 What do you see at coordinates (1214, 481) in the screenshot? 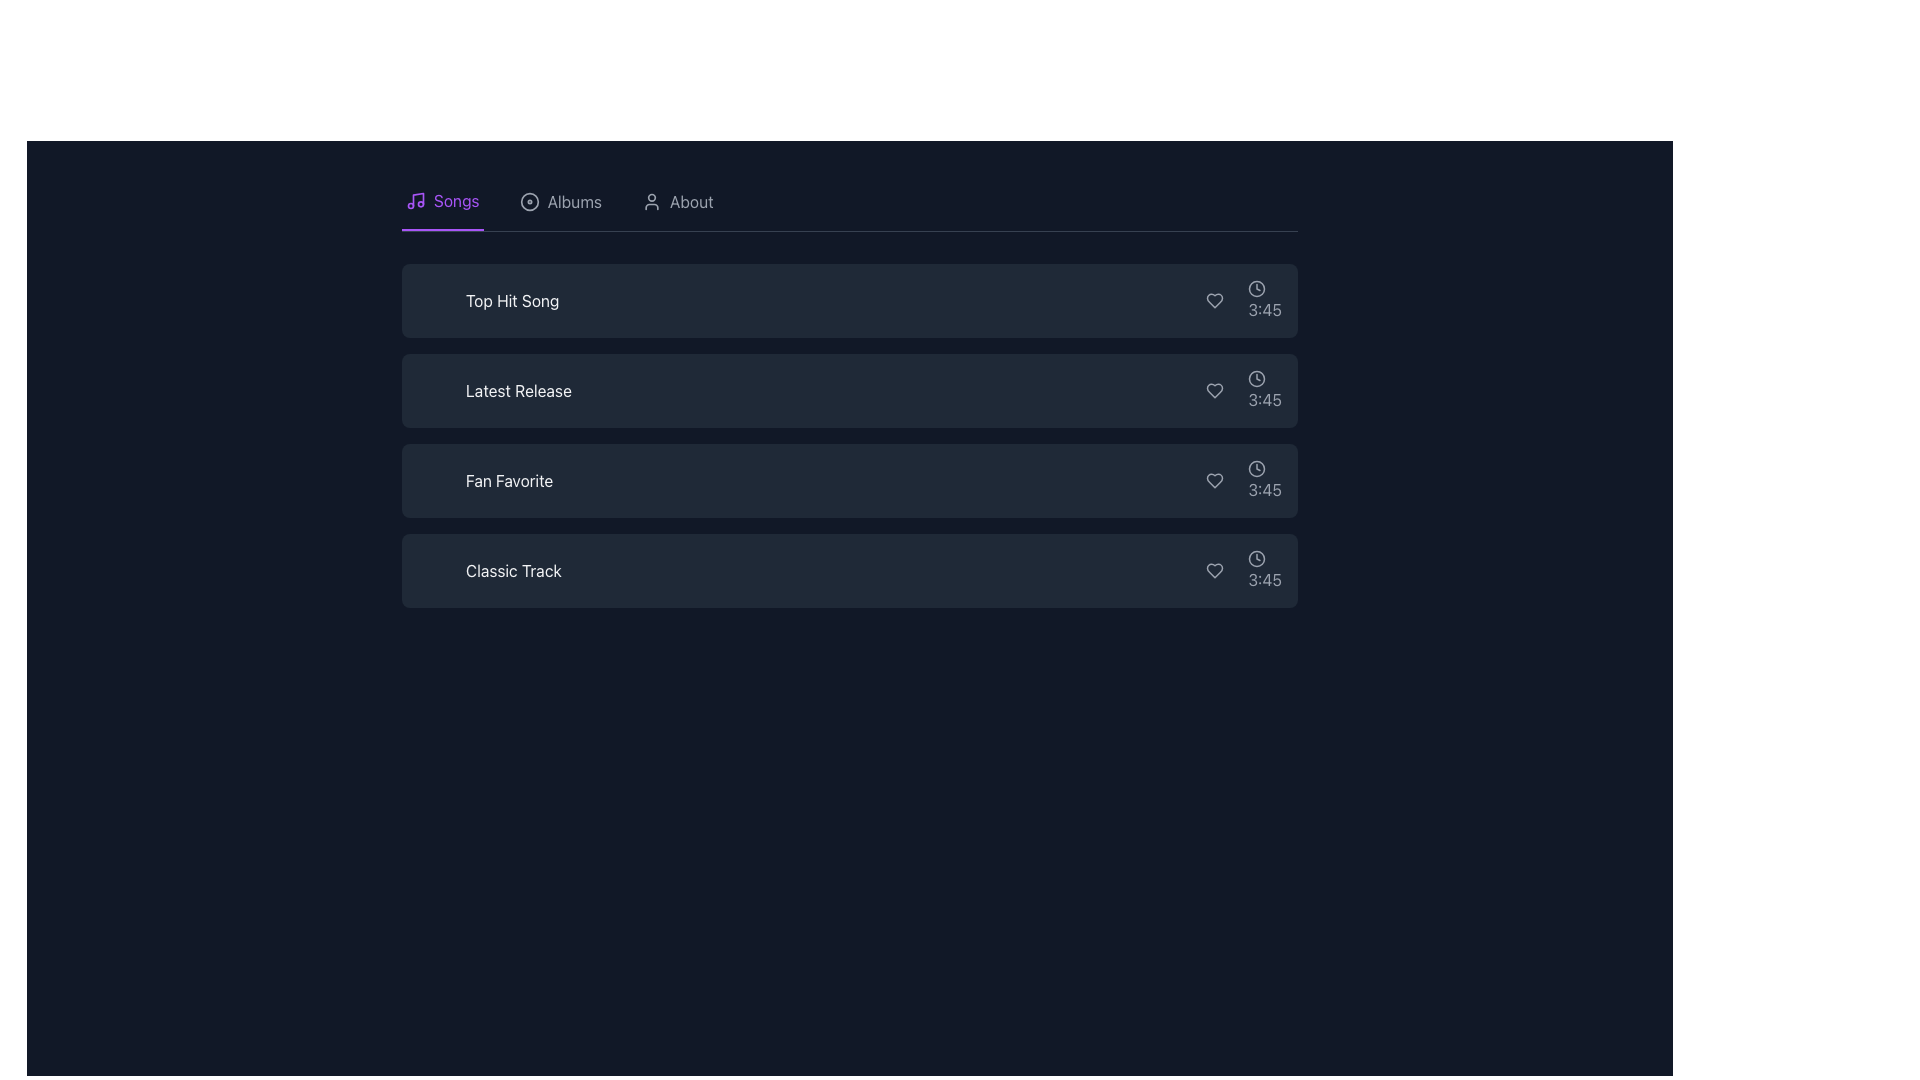
I see `the heart-shaped icon button` at bounding box center [1214, 481].